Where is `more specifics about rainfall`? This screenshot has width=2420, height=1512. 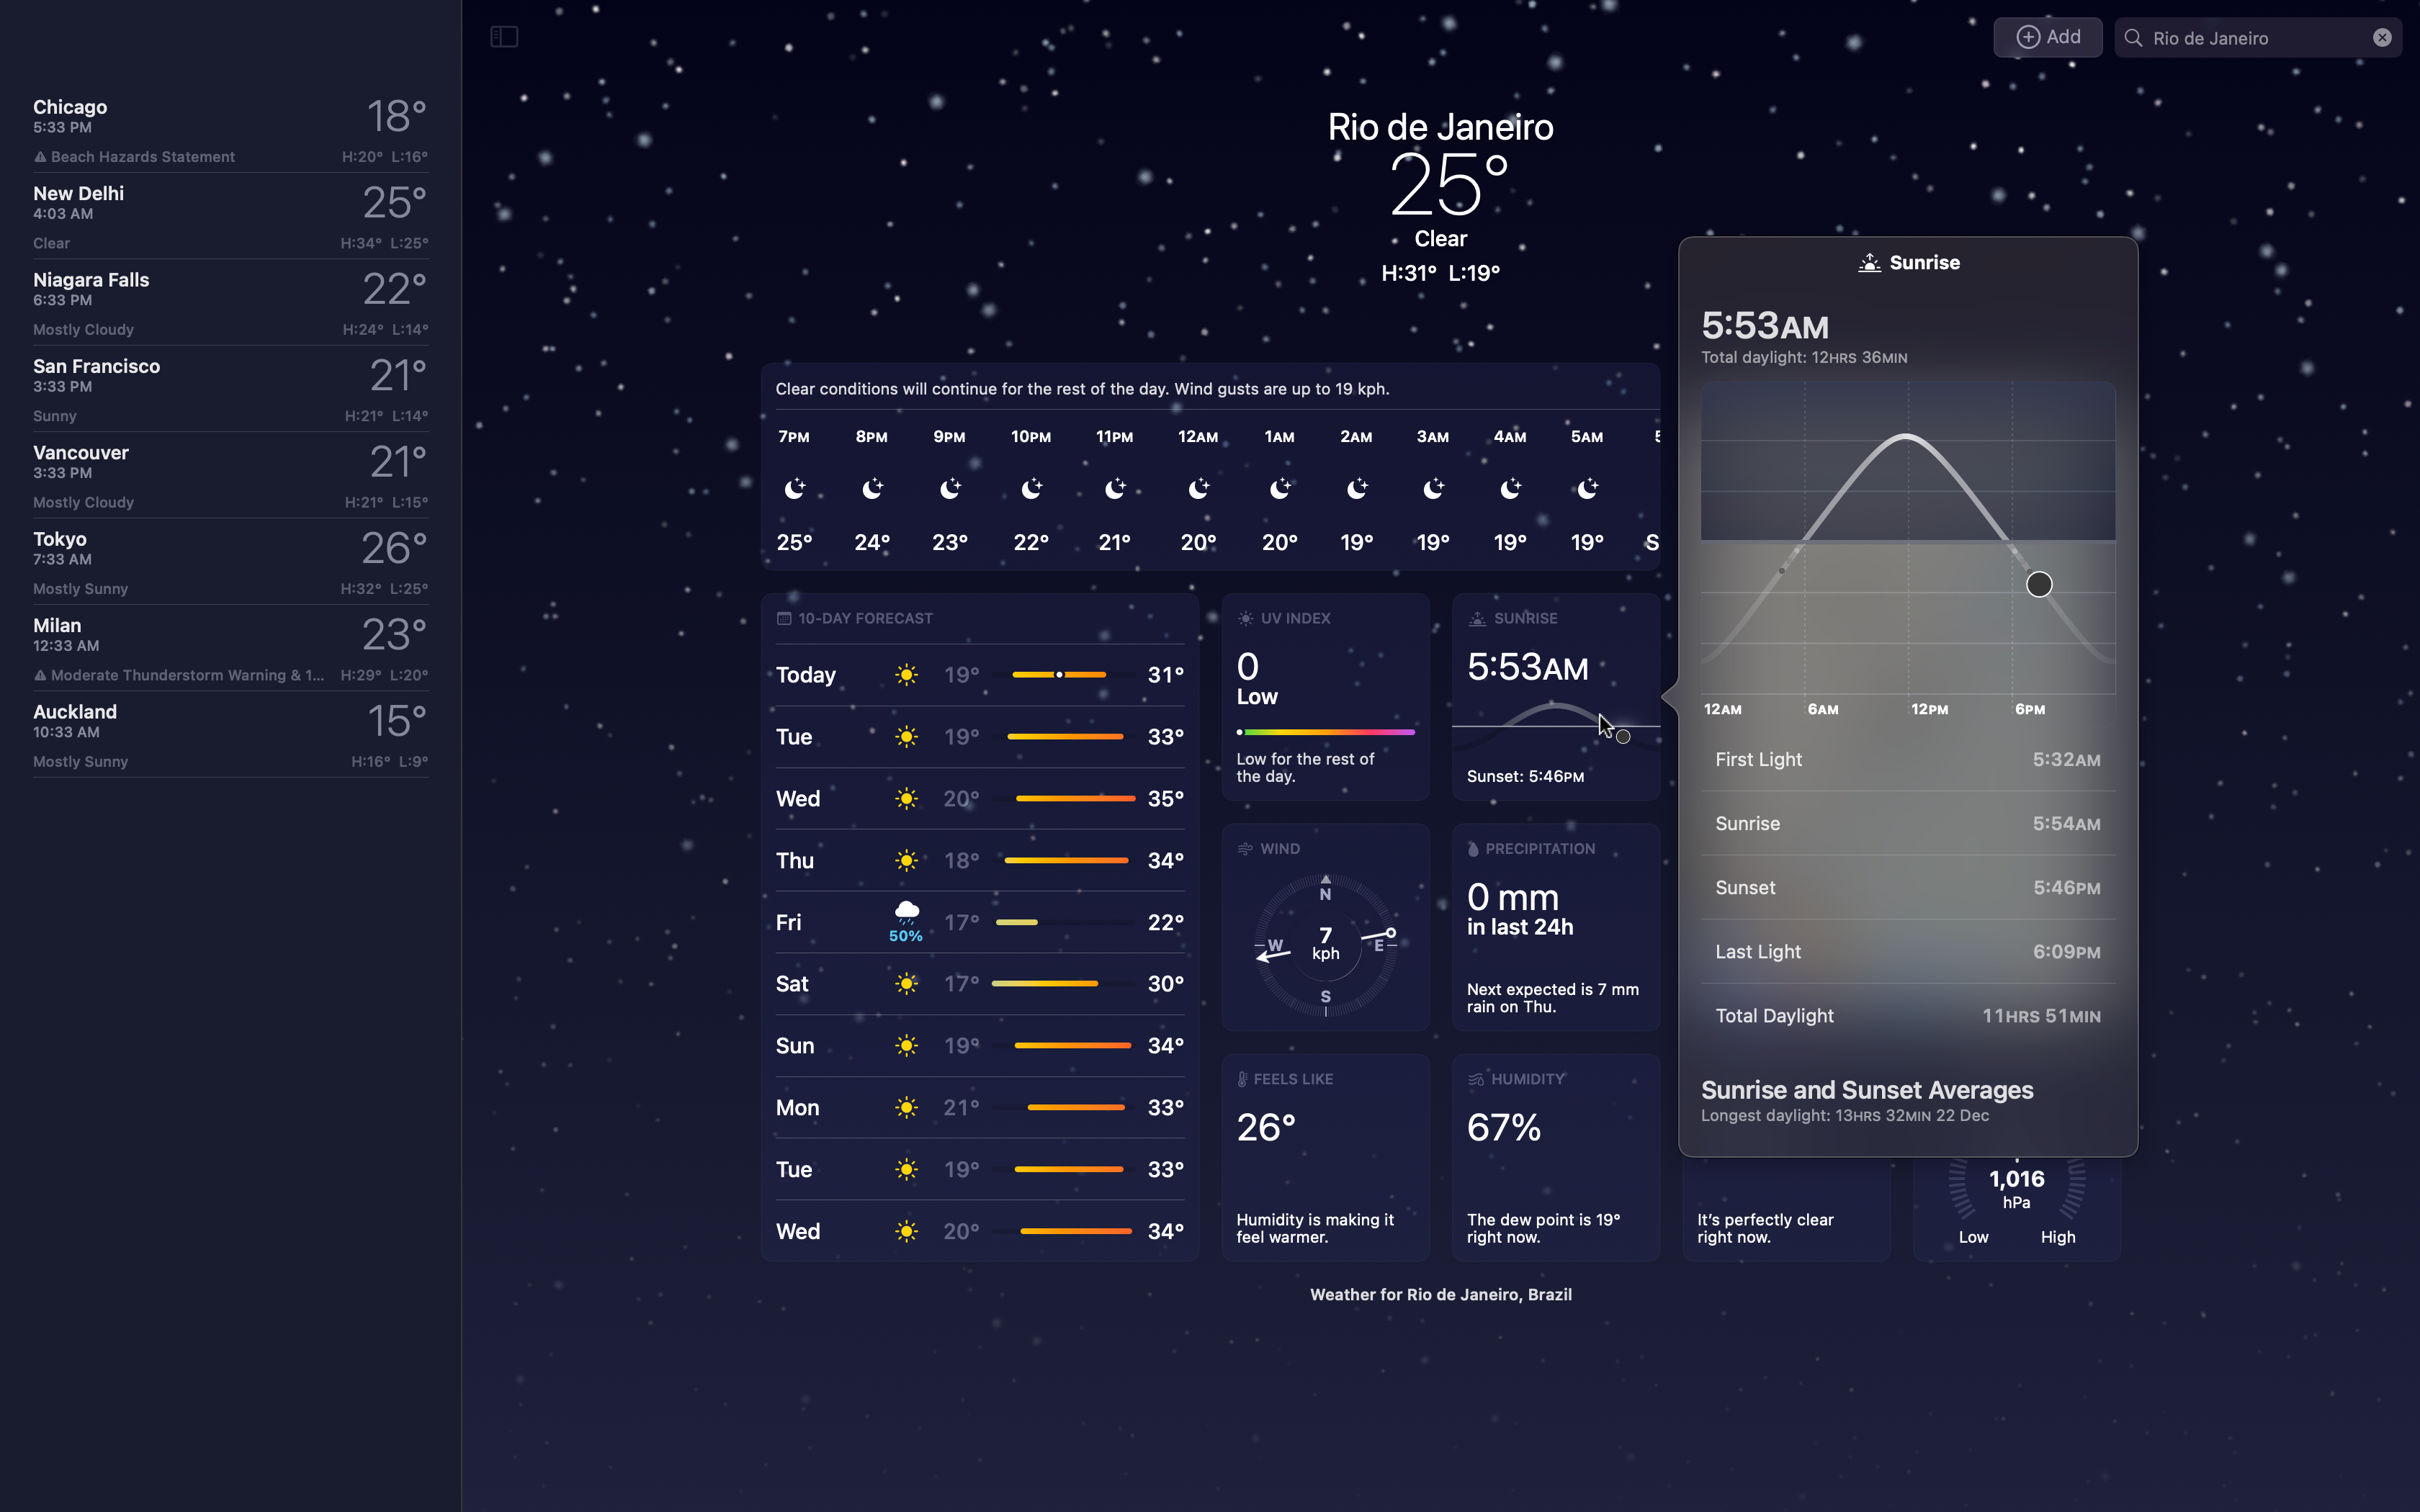
more specifics about rainfall is located at coordinates (1553, 926).